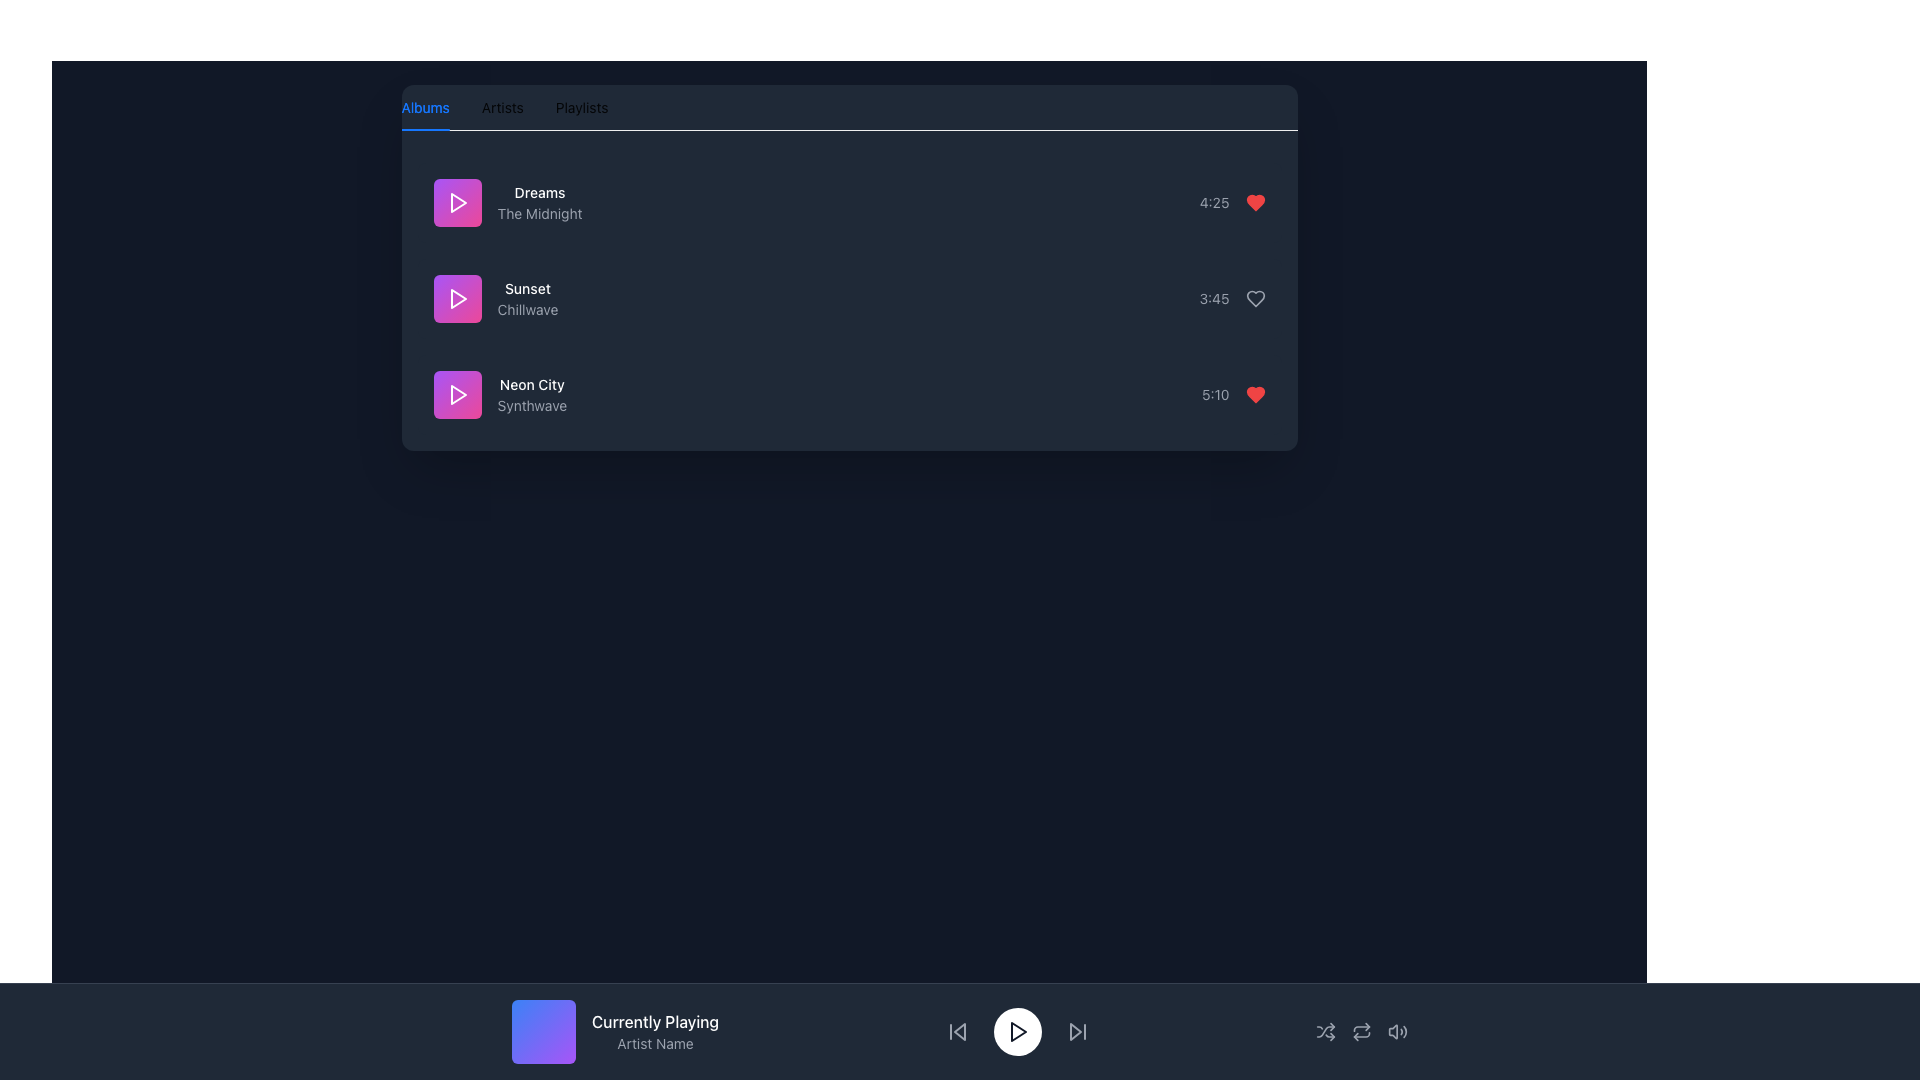  What do you see at coordinates (424, 108) in the screenshot?
I see `the 'Albums' tab` at bounding box center [424, 108].